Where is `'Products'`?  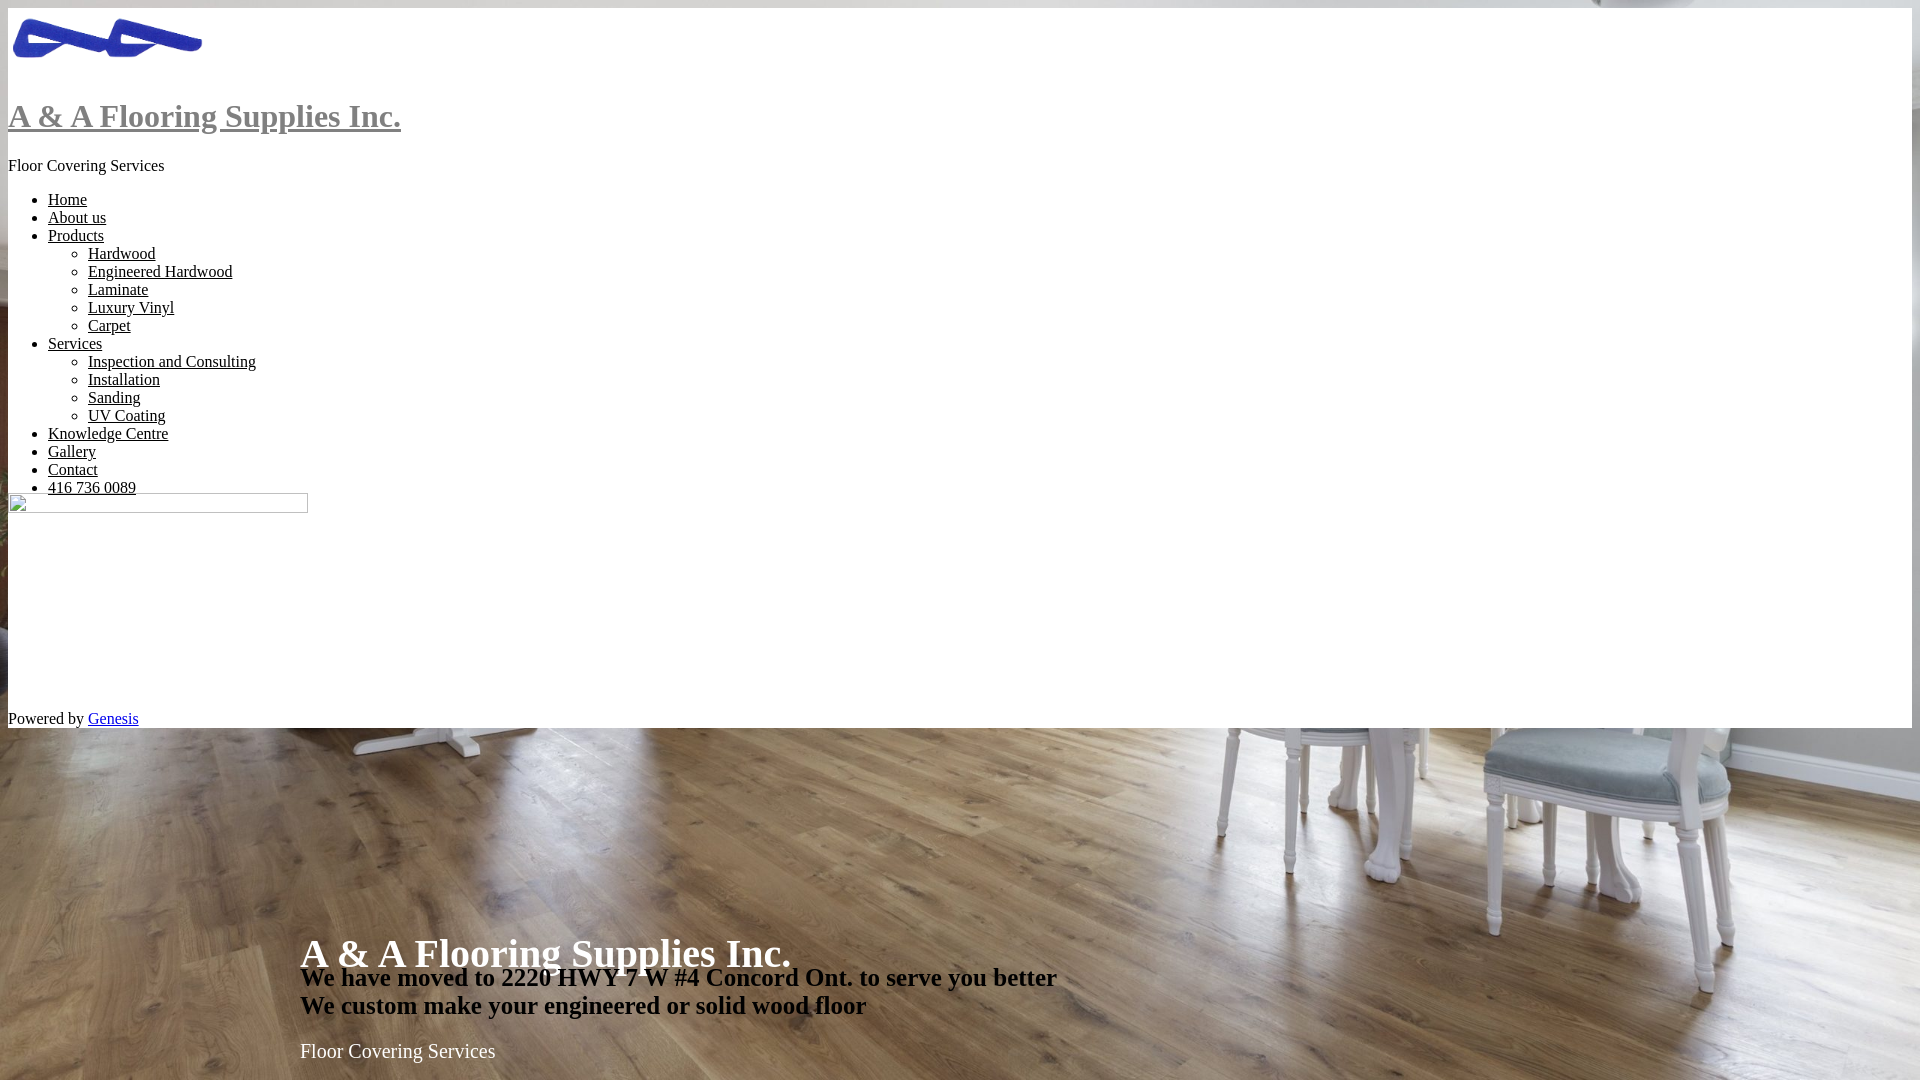 'Products' is located at coordinates (76, 234).